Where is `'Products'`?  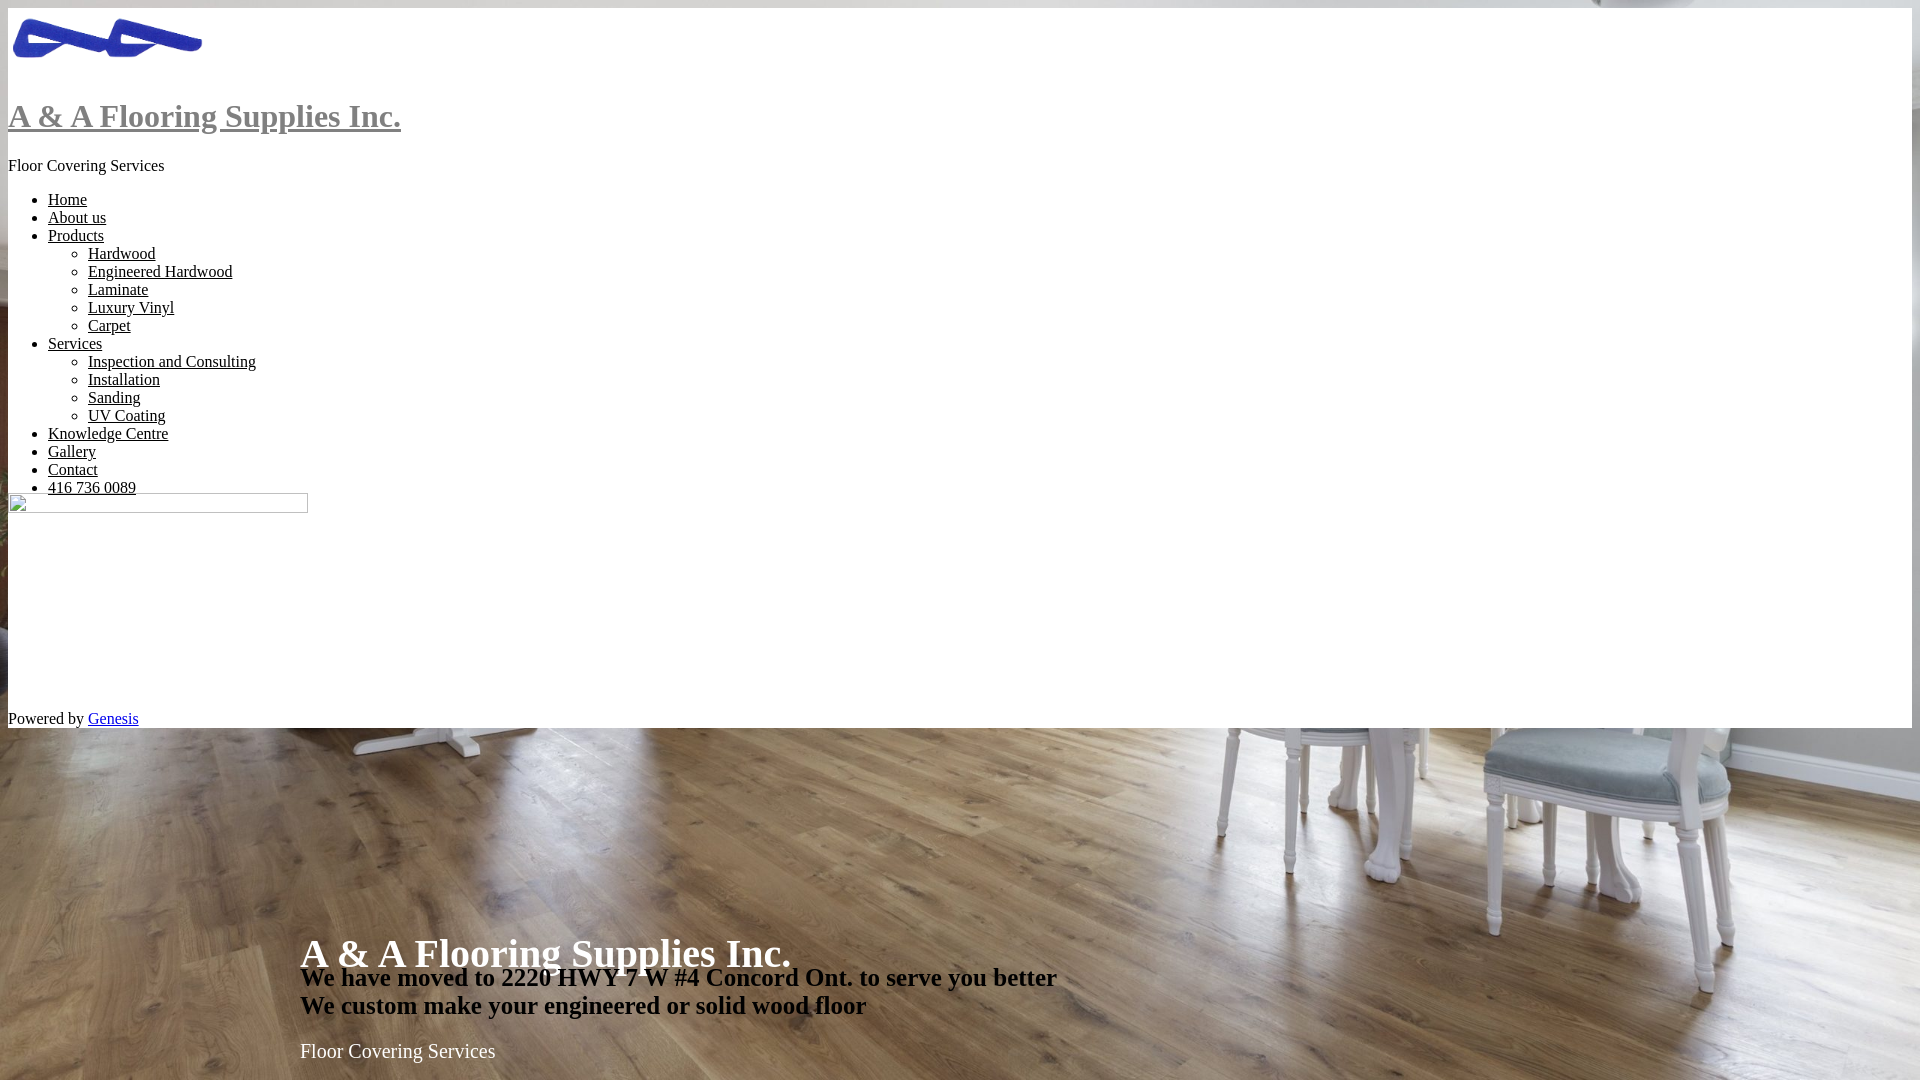 'Products' is located at coordinates (76, 234).